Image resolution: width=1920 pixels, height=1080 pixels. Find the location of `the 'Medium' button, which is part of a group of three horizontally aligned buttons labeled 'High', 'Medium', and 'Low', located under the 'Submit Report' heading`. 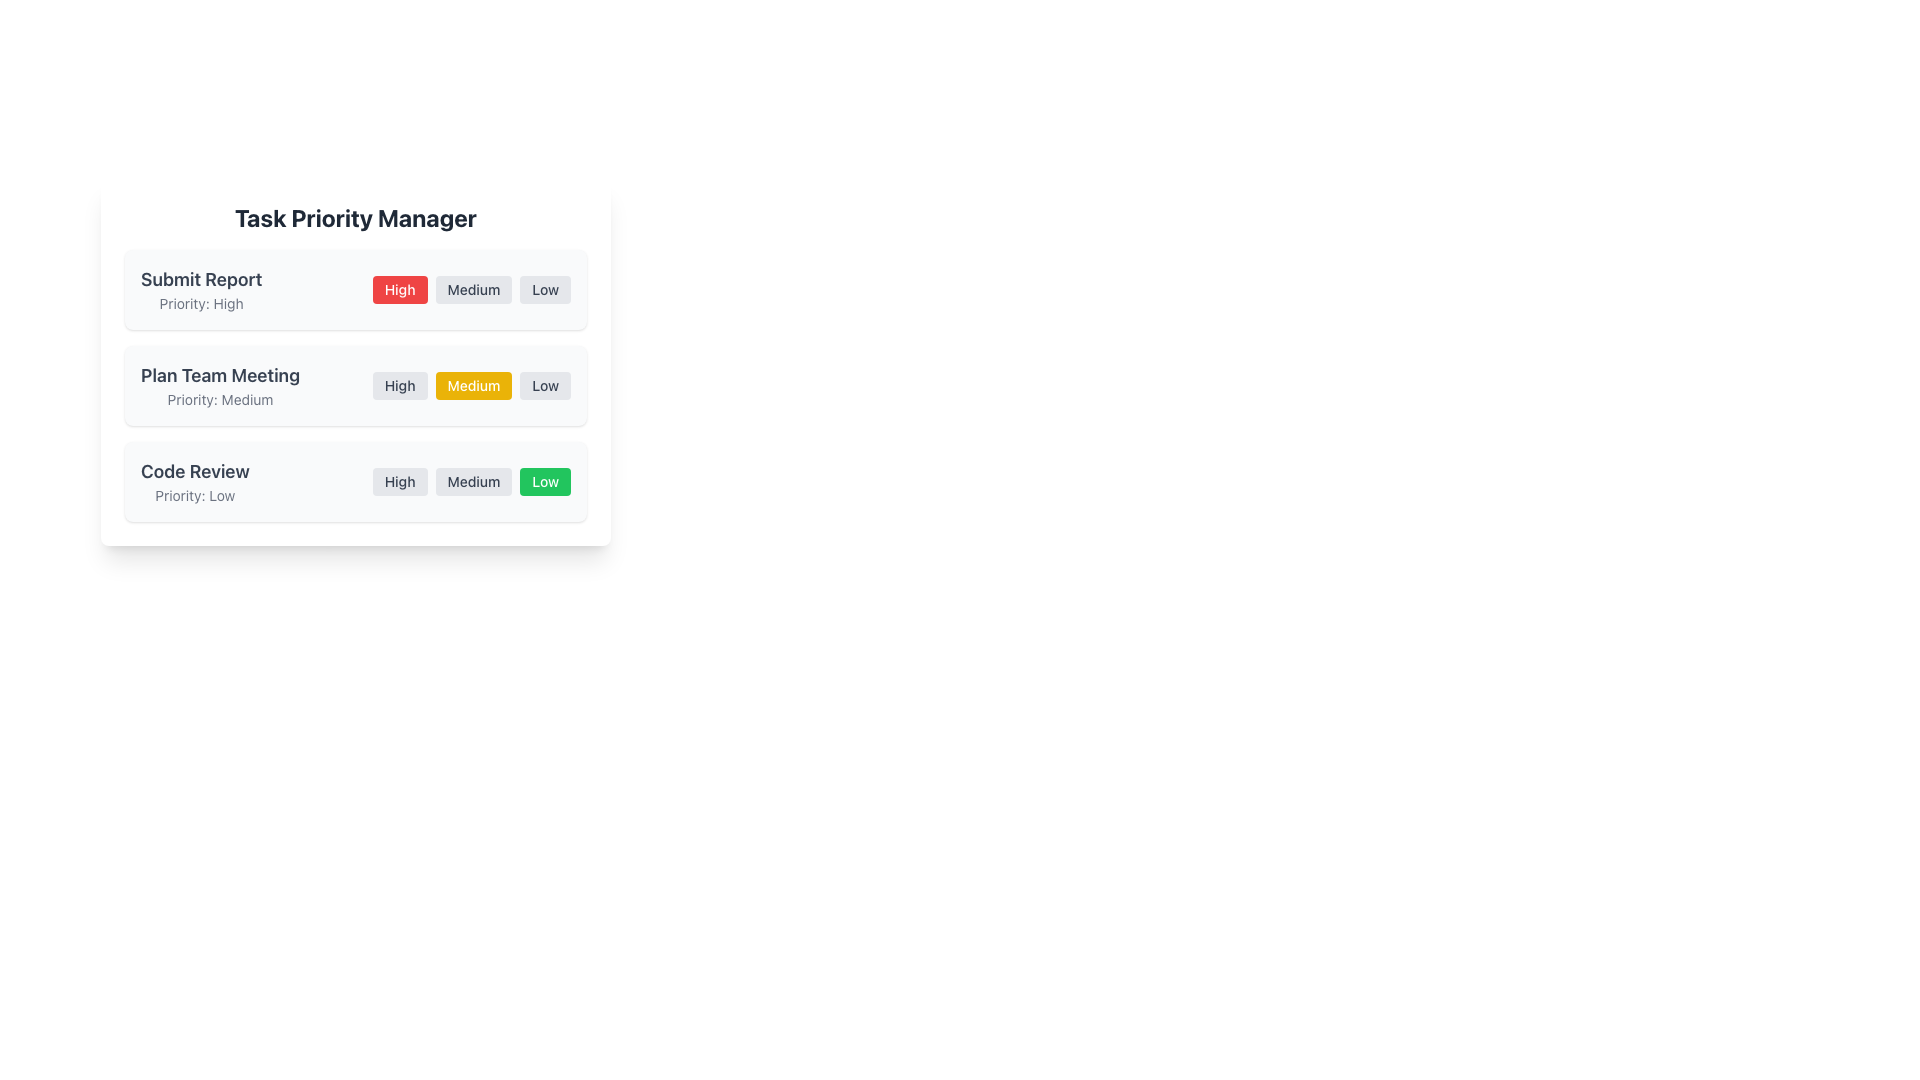

the 'Medium' button, which is part of a group of three horizontally aligned buttons labeled 'High', 'Medium', and 'Low', located under the 'Submit Report' heading is located at coordinates (470, 289).